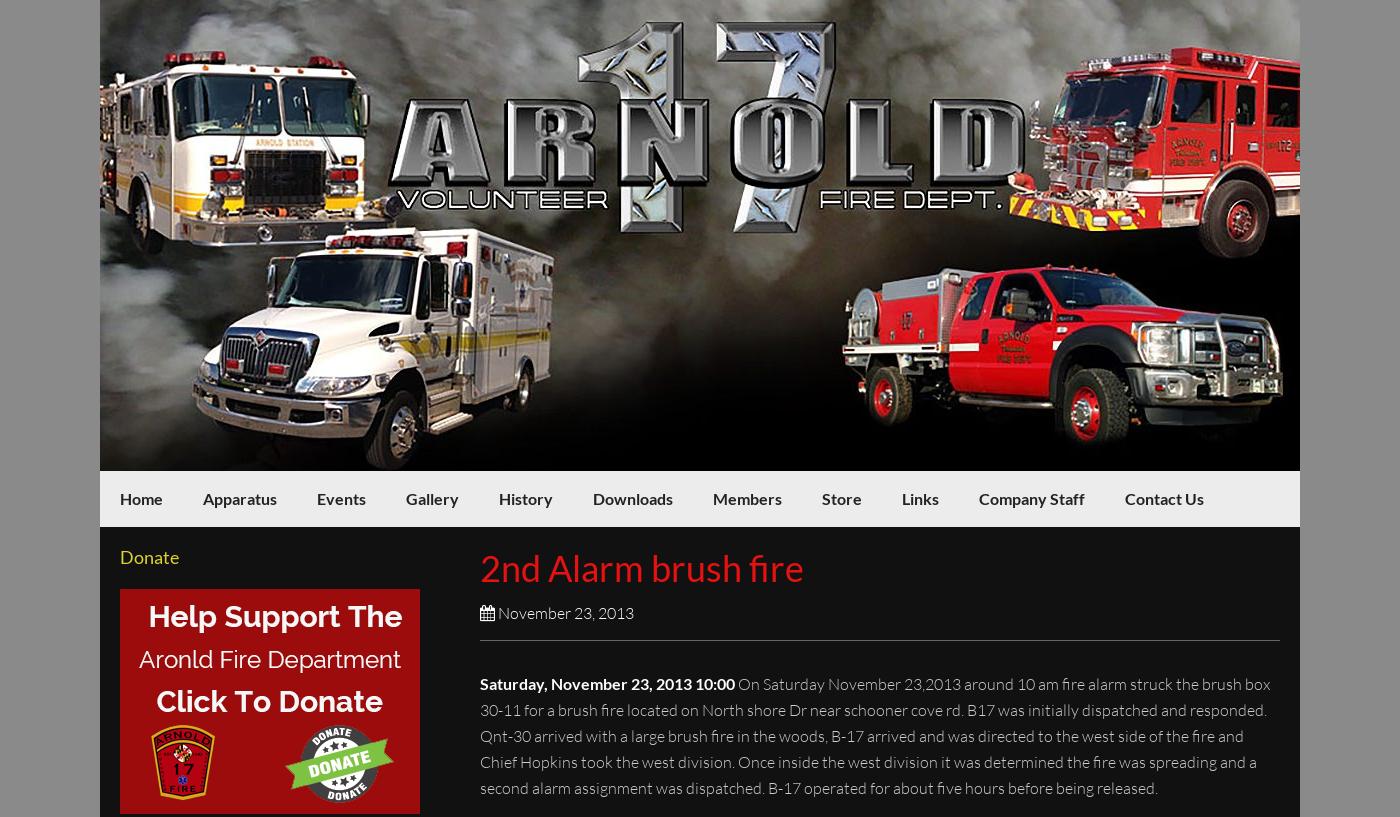 The image size is (1400, 817). I want to click on 'Downloads', so click(632, 497).